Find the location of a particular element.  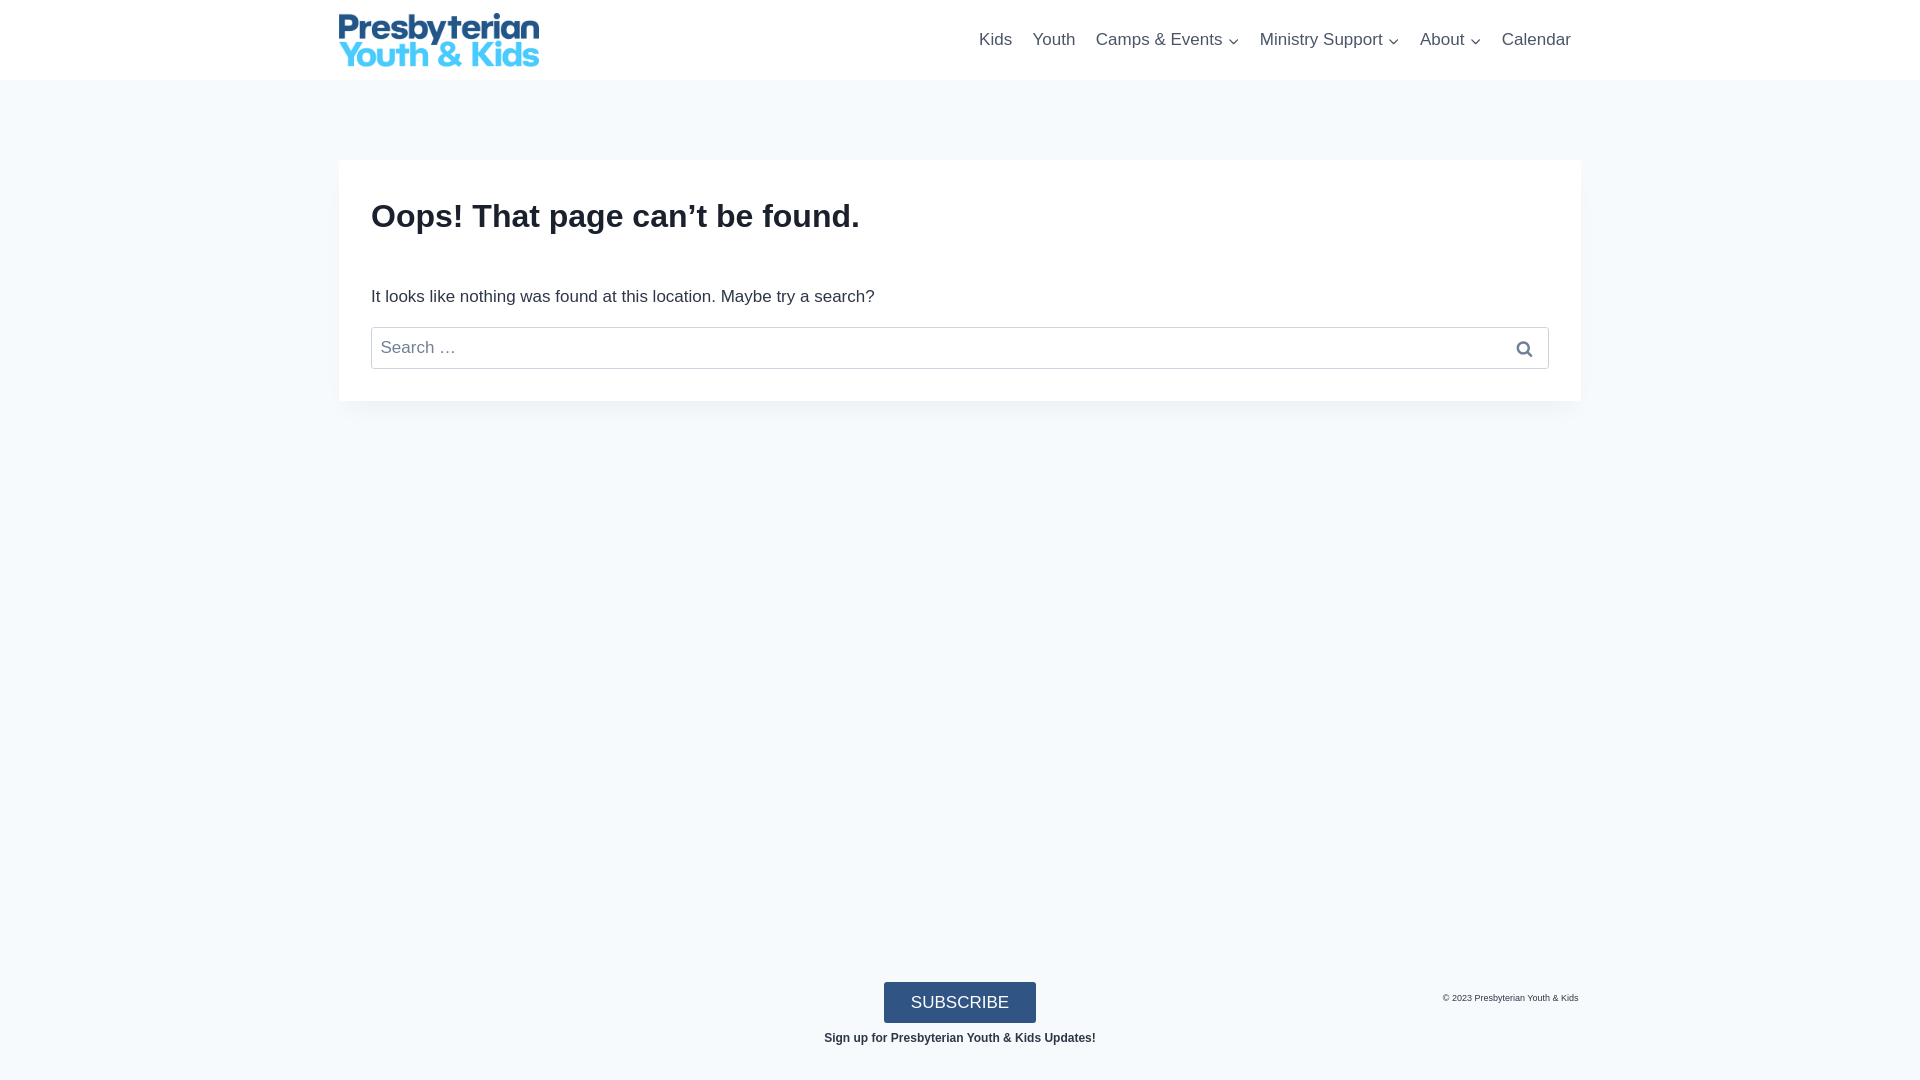

'Search' is located at coordinates (1522, 347).